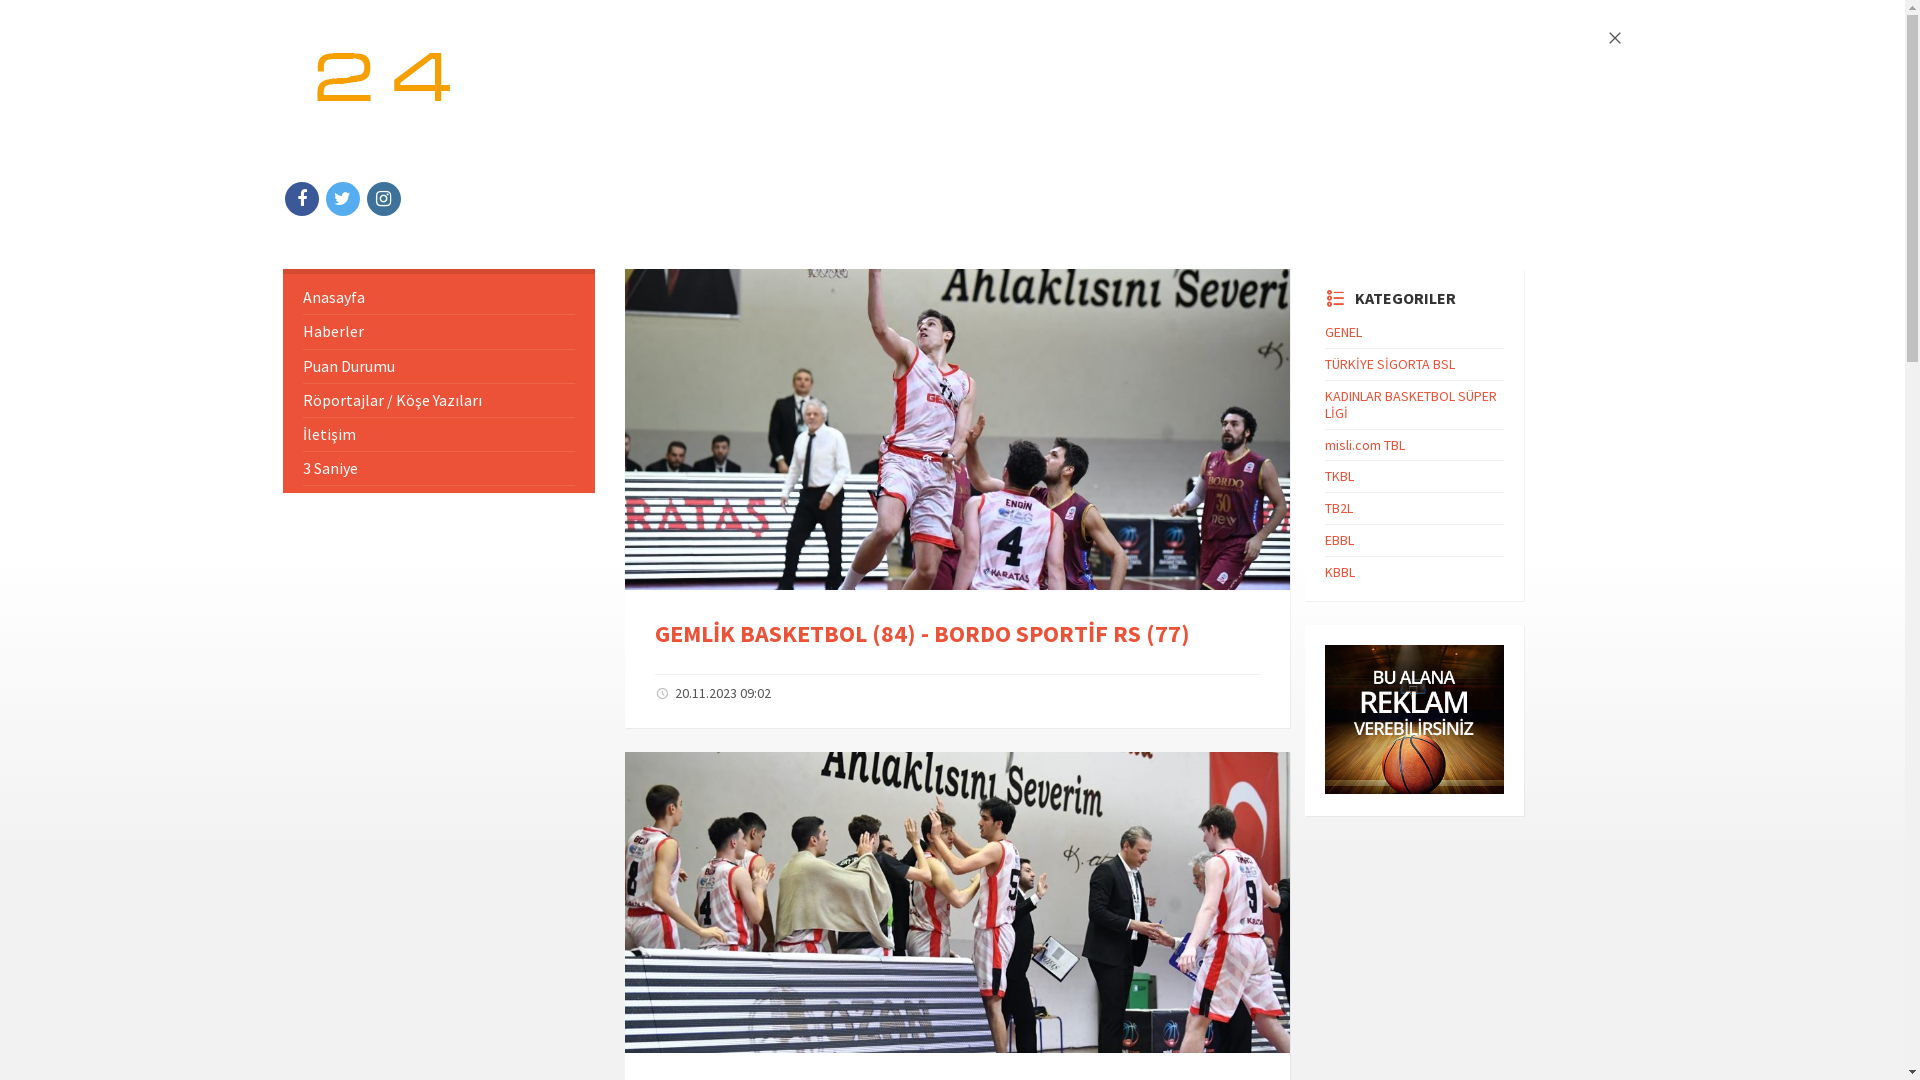  Describe the element at coordinates (1343, 330) in the screenshot. I see `'GENEL'` at that location.